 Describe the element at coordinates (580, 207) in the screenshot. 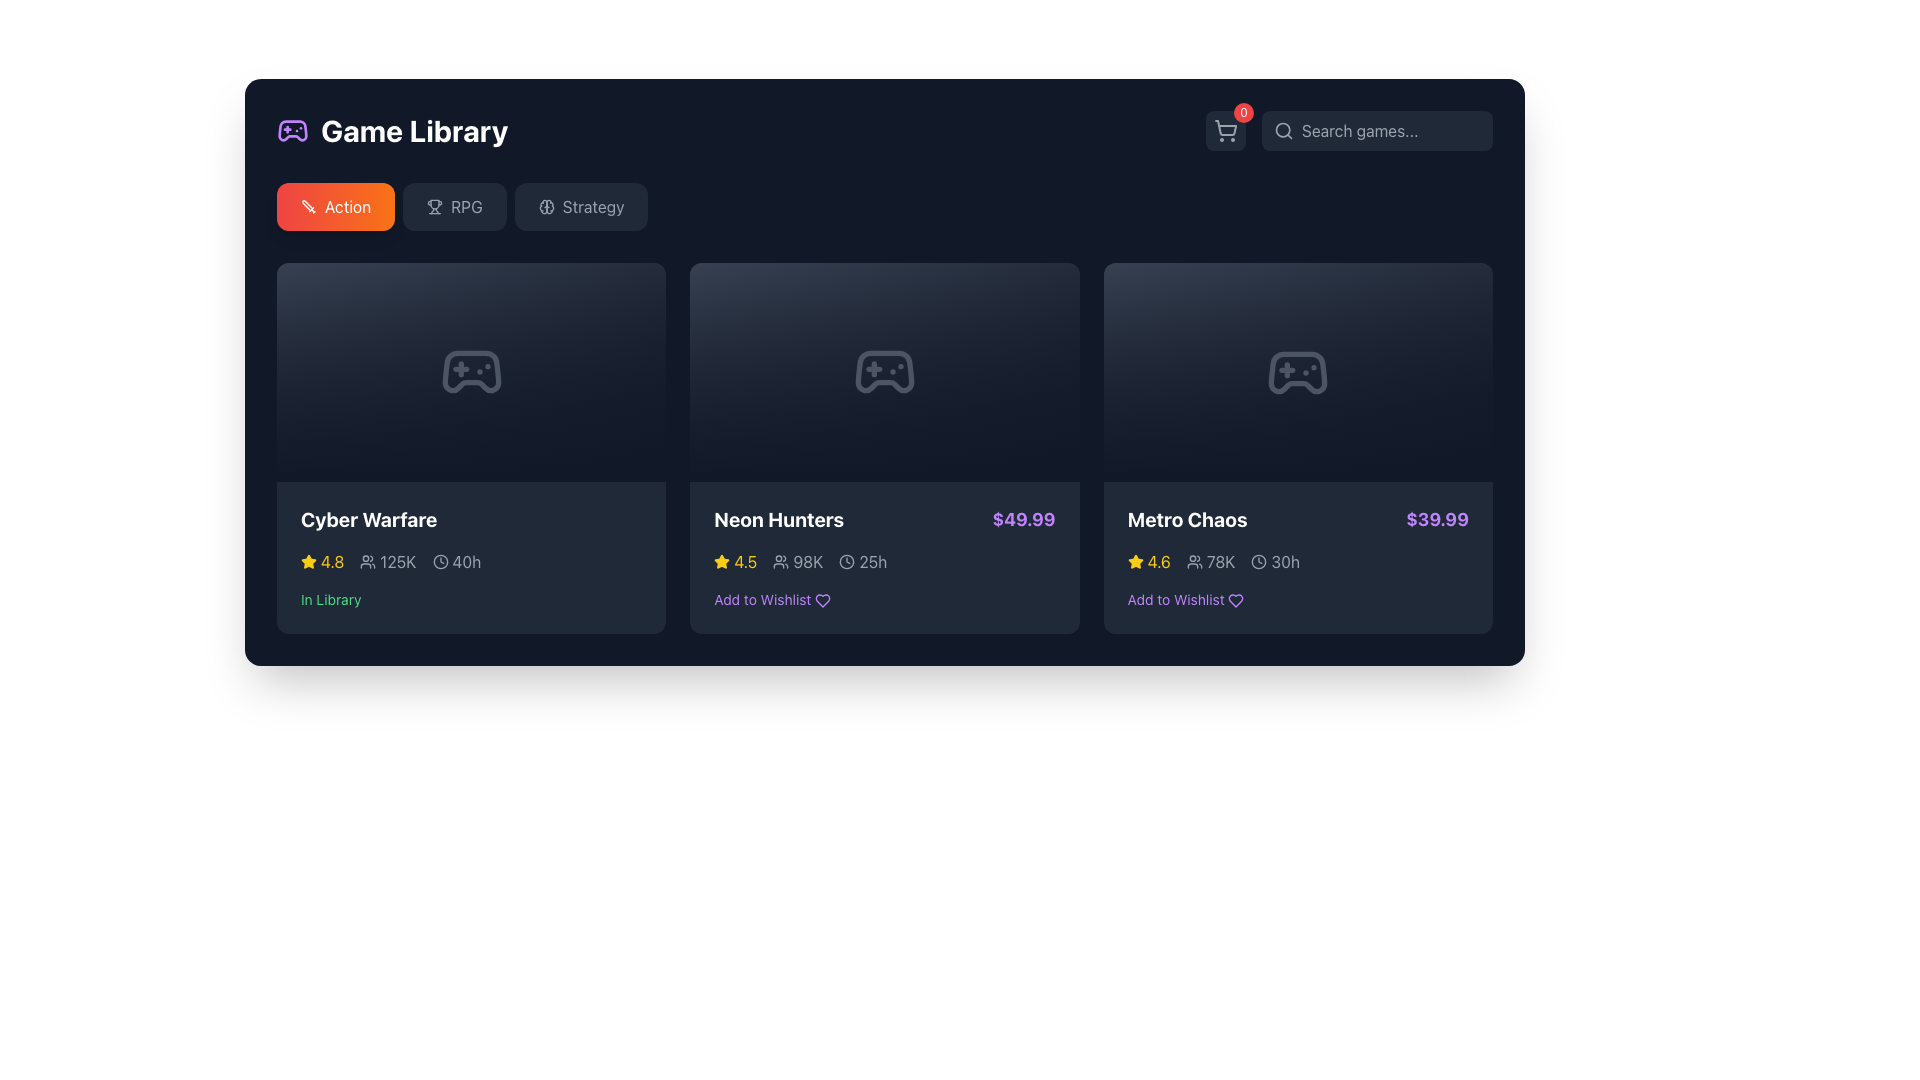

I see `the third button in a horizontal row of three buttons` at that location.